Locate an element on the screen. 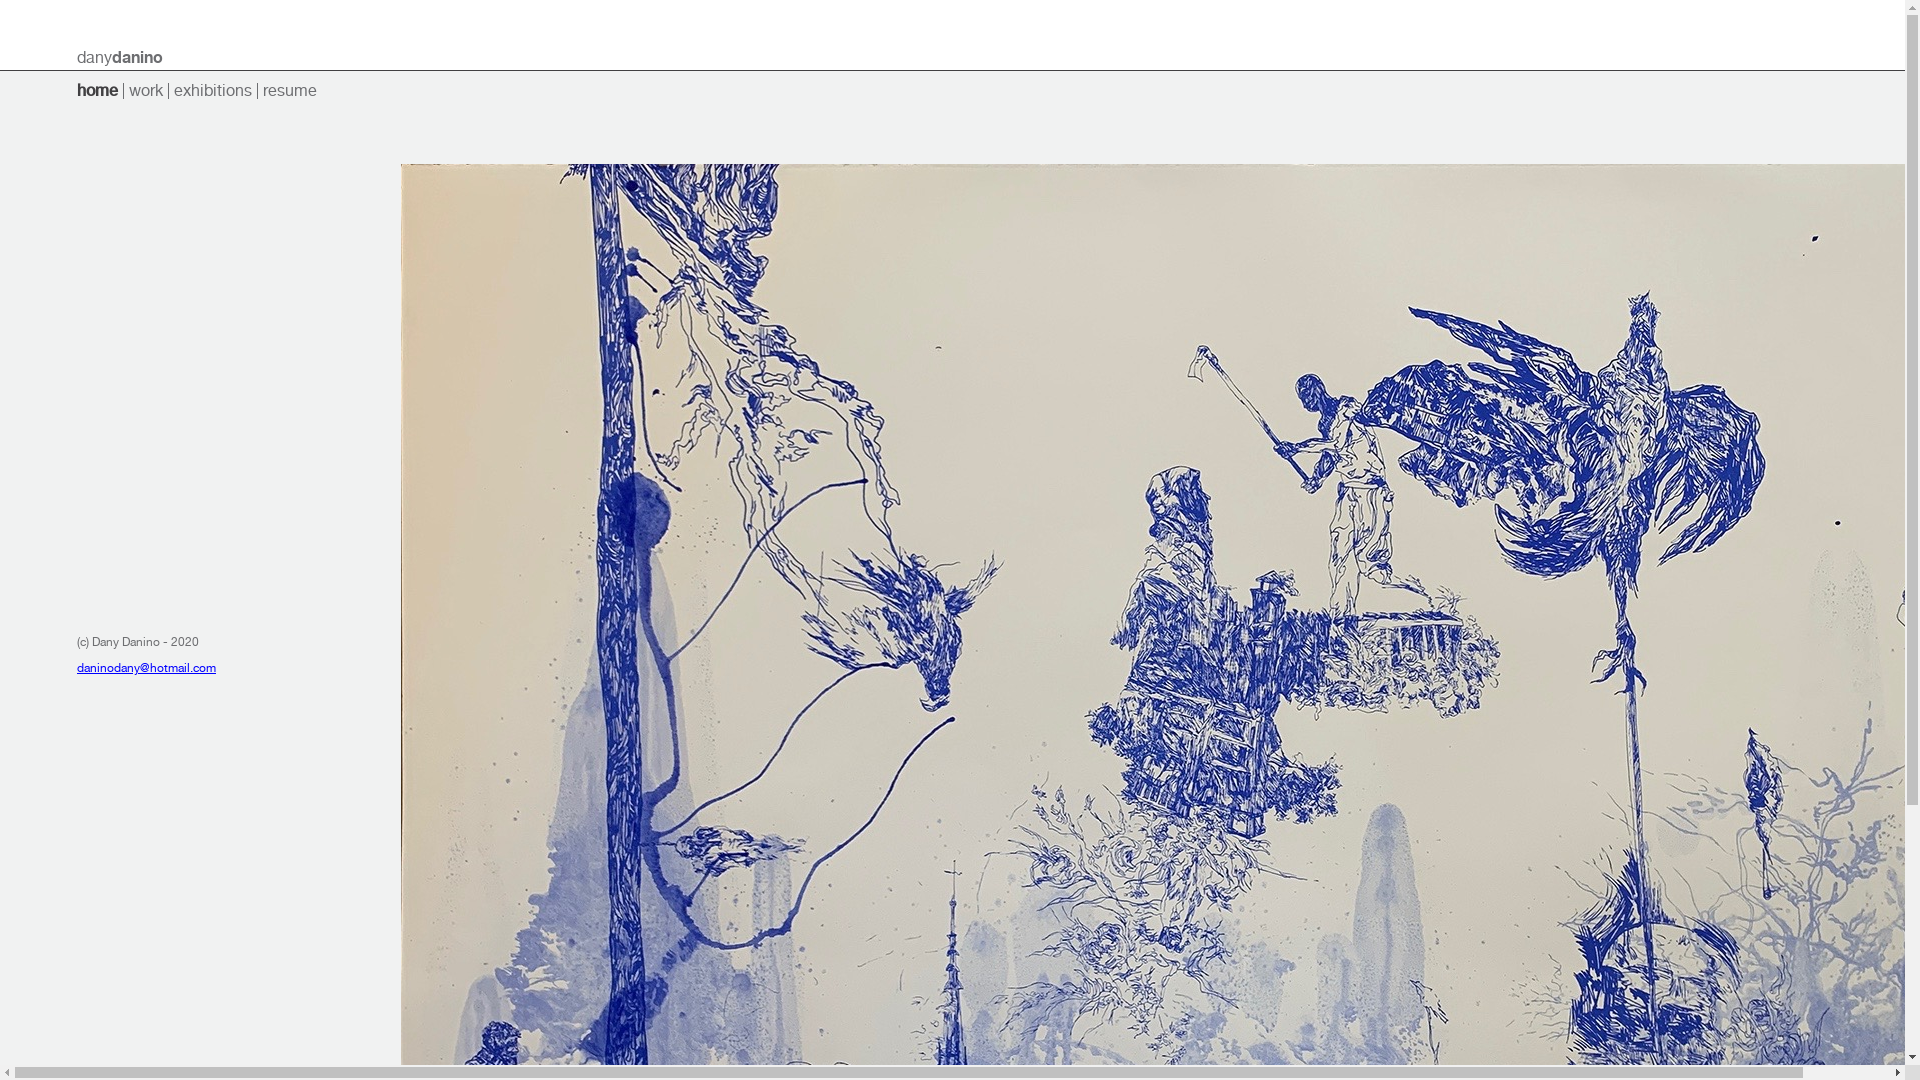 This screenshot has height=1080, width=1920. 'work' is located at coordinates (144, 90).